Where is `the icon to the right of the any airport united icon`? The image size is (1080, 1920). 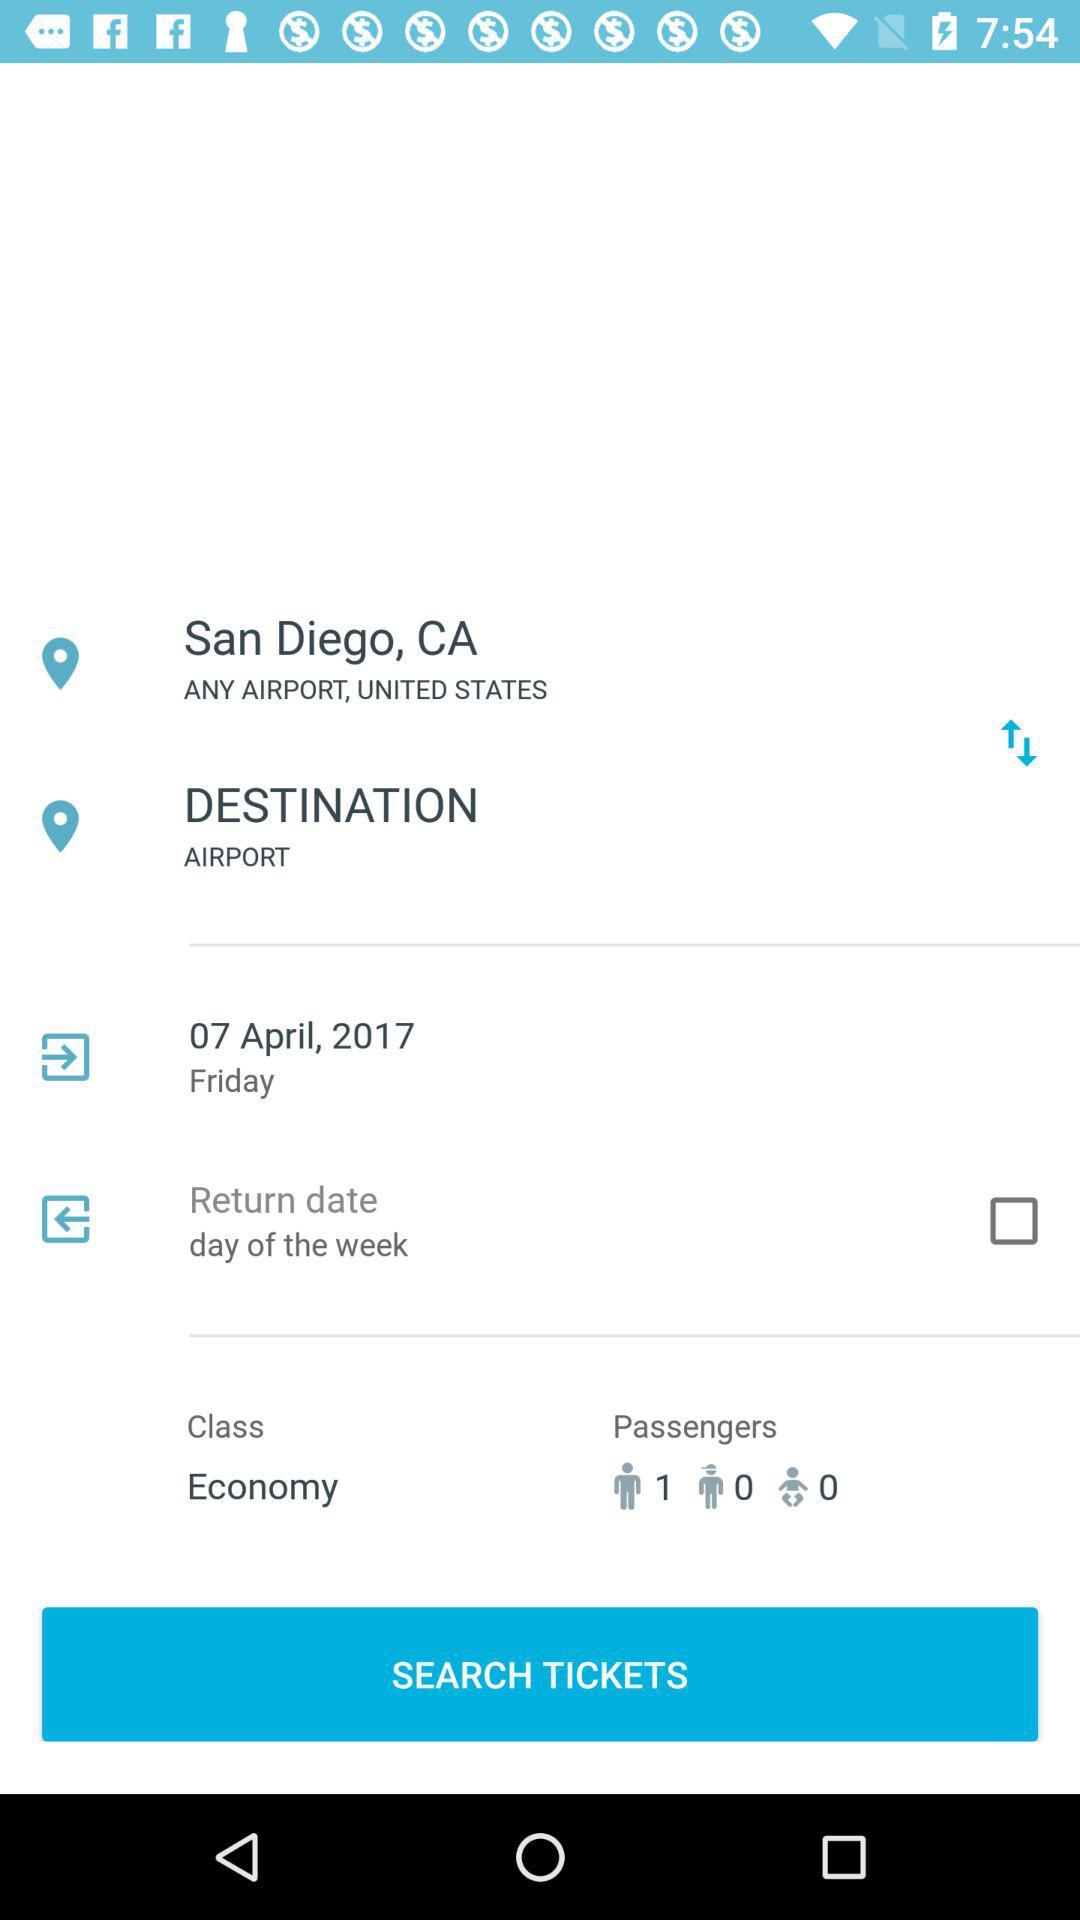
the icon to the right of the any airport united icon is located at coordinates (1018, 741).